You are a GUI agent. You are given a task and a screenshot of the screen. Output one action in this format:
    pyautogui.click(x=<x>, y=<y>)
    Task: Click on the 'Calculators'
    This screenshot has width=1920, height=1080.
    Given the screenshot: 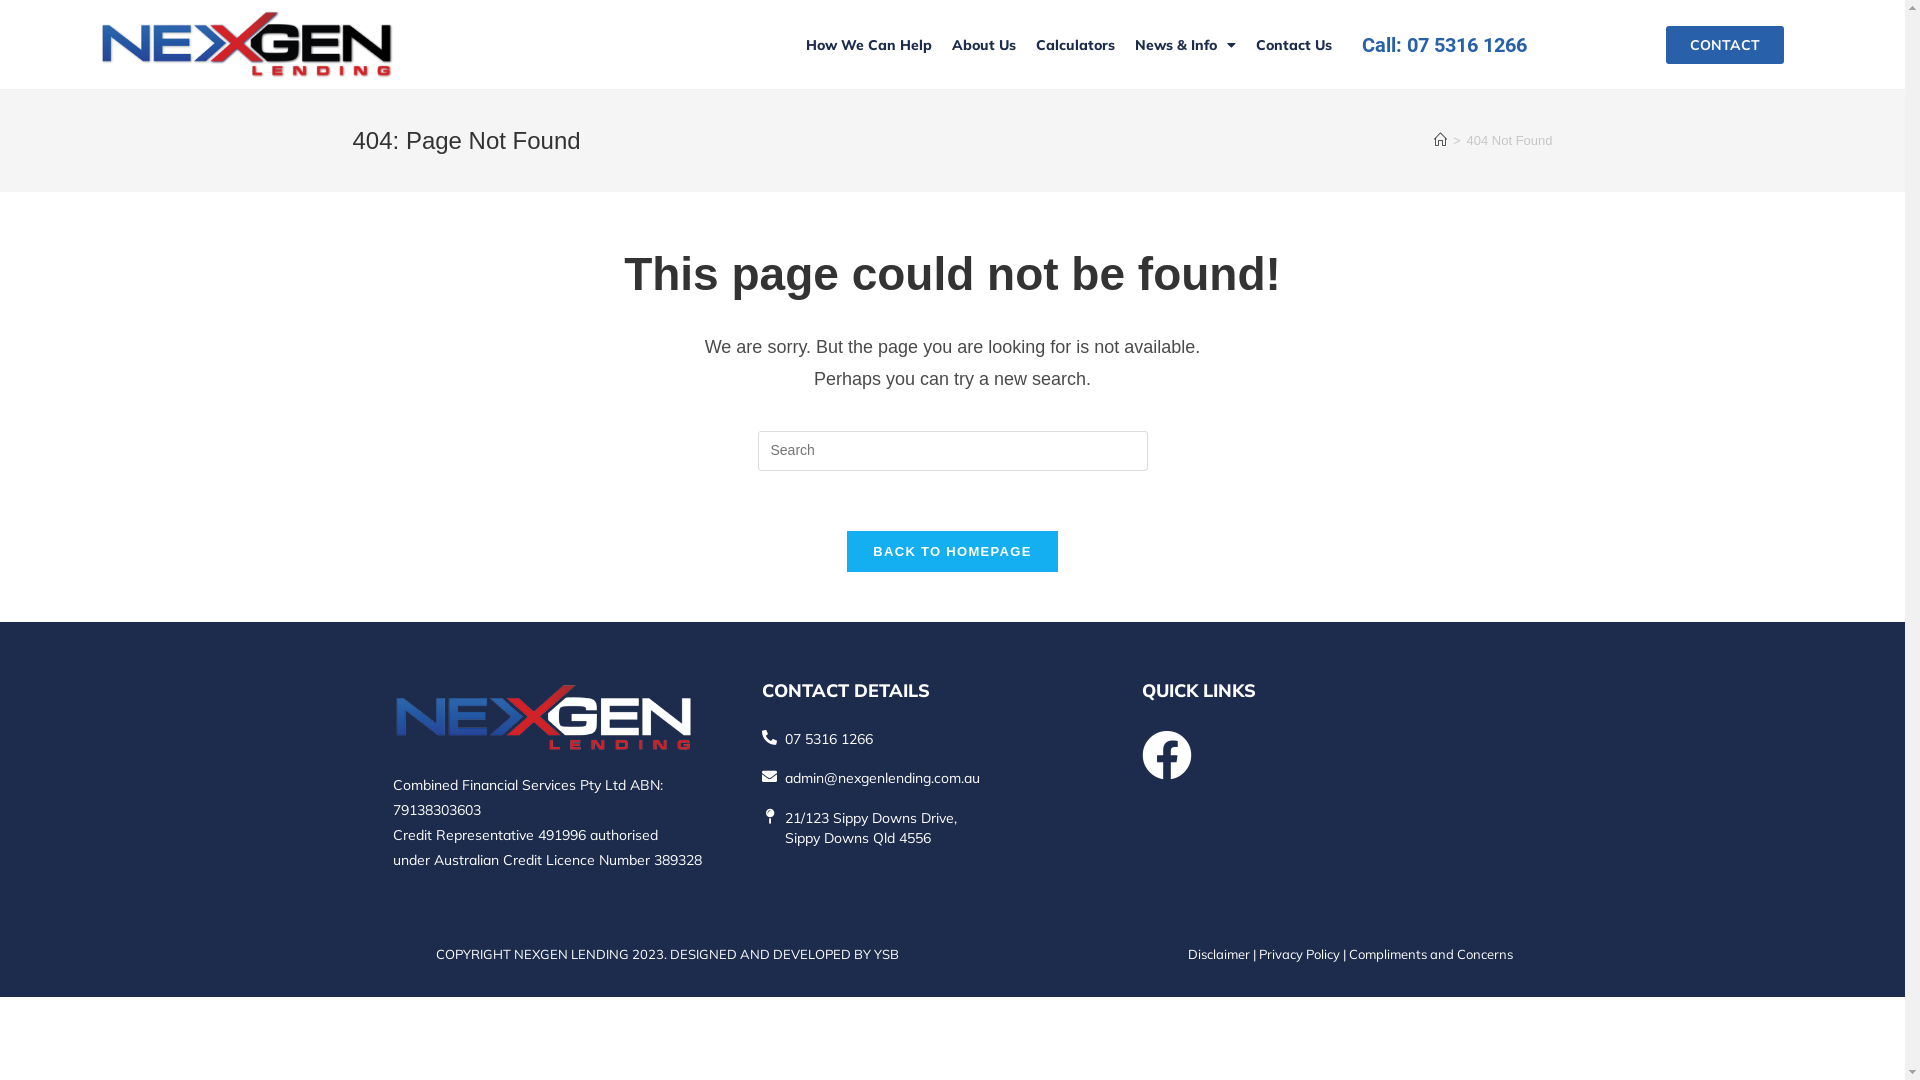 What is the action you would take?
    pyautogui.click(x=1026, y=45)
    